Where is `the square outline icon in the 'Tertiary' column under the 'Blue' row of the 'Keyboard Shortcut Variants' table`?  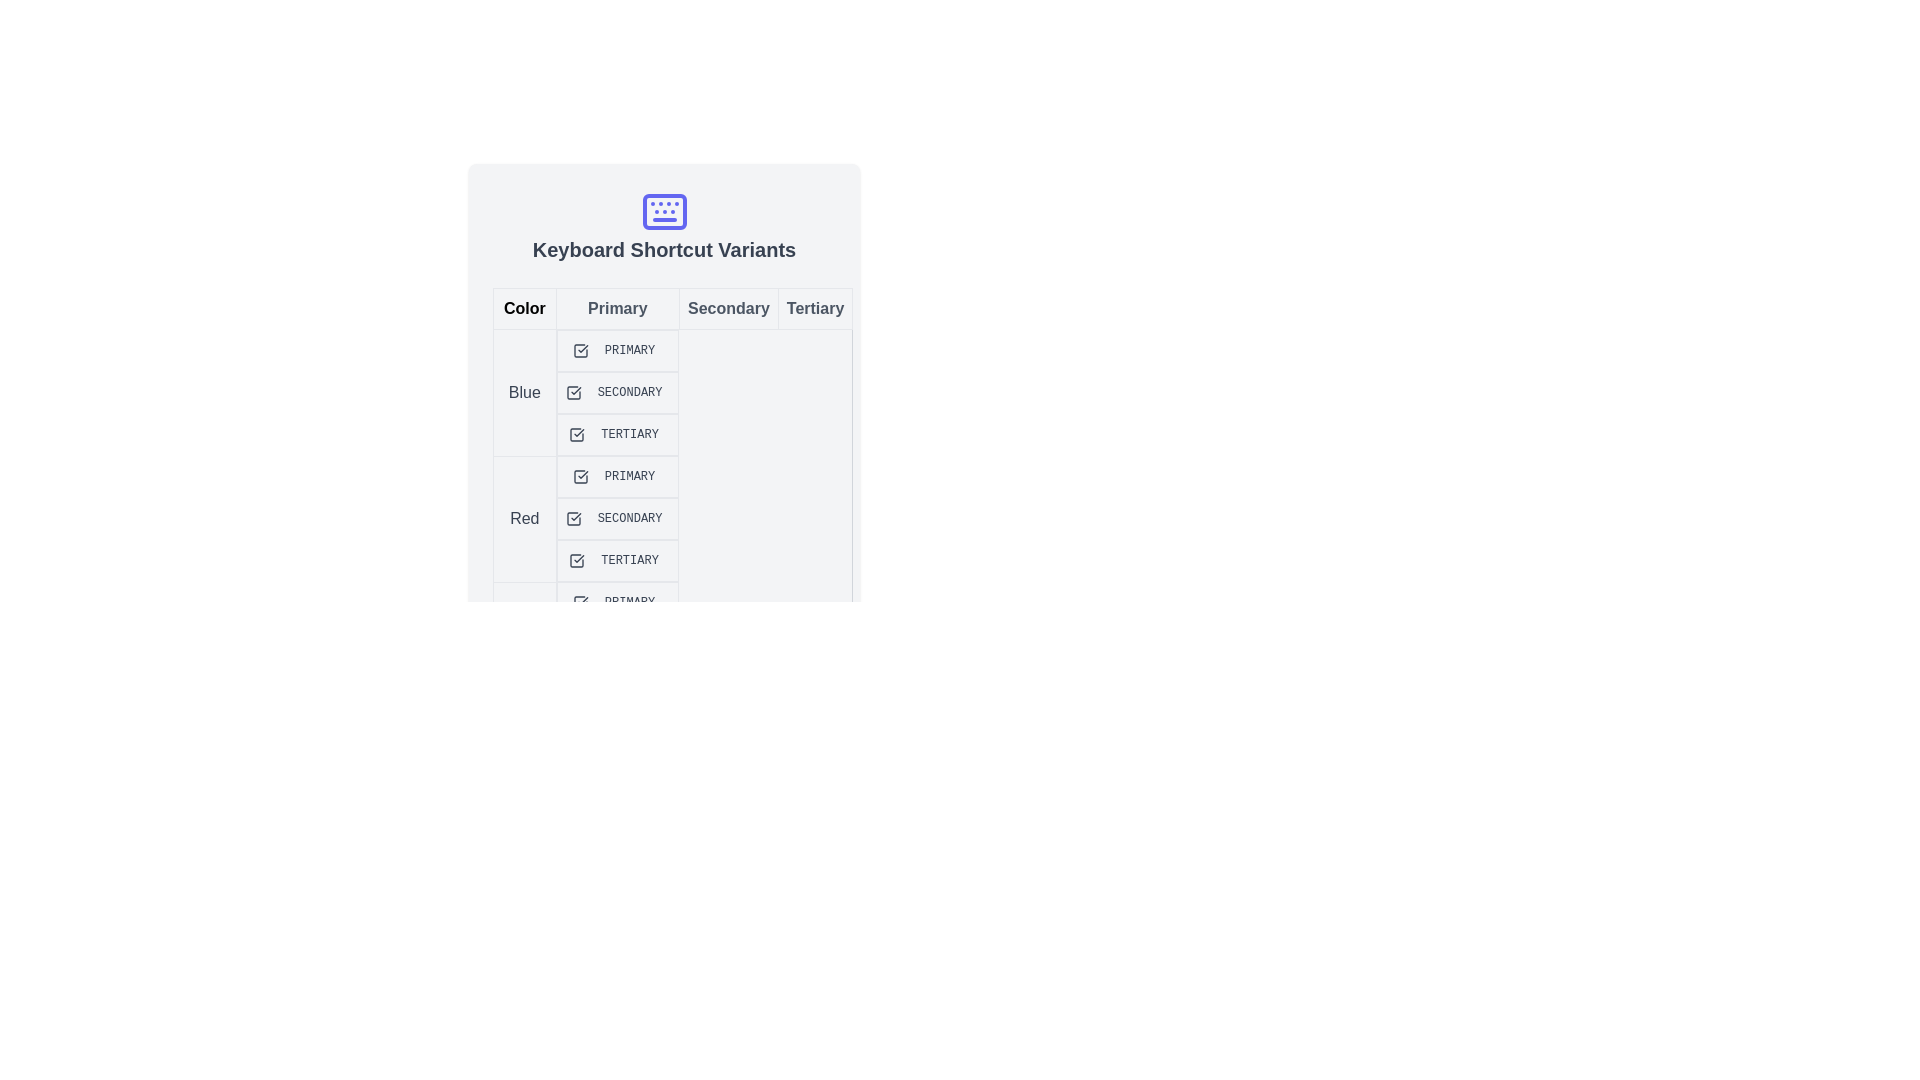
the square outline icon in the 'Tertiary' column under the 'Blue' row of the 'Keyboard Shortcut Variants' table is located at coordinates (576, 434).